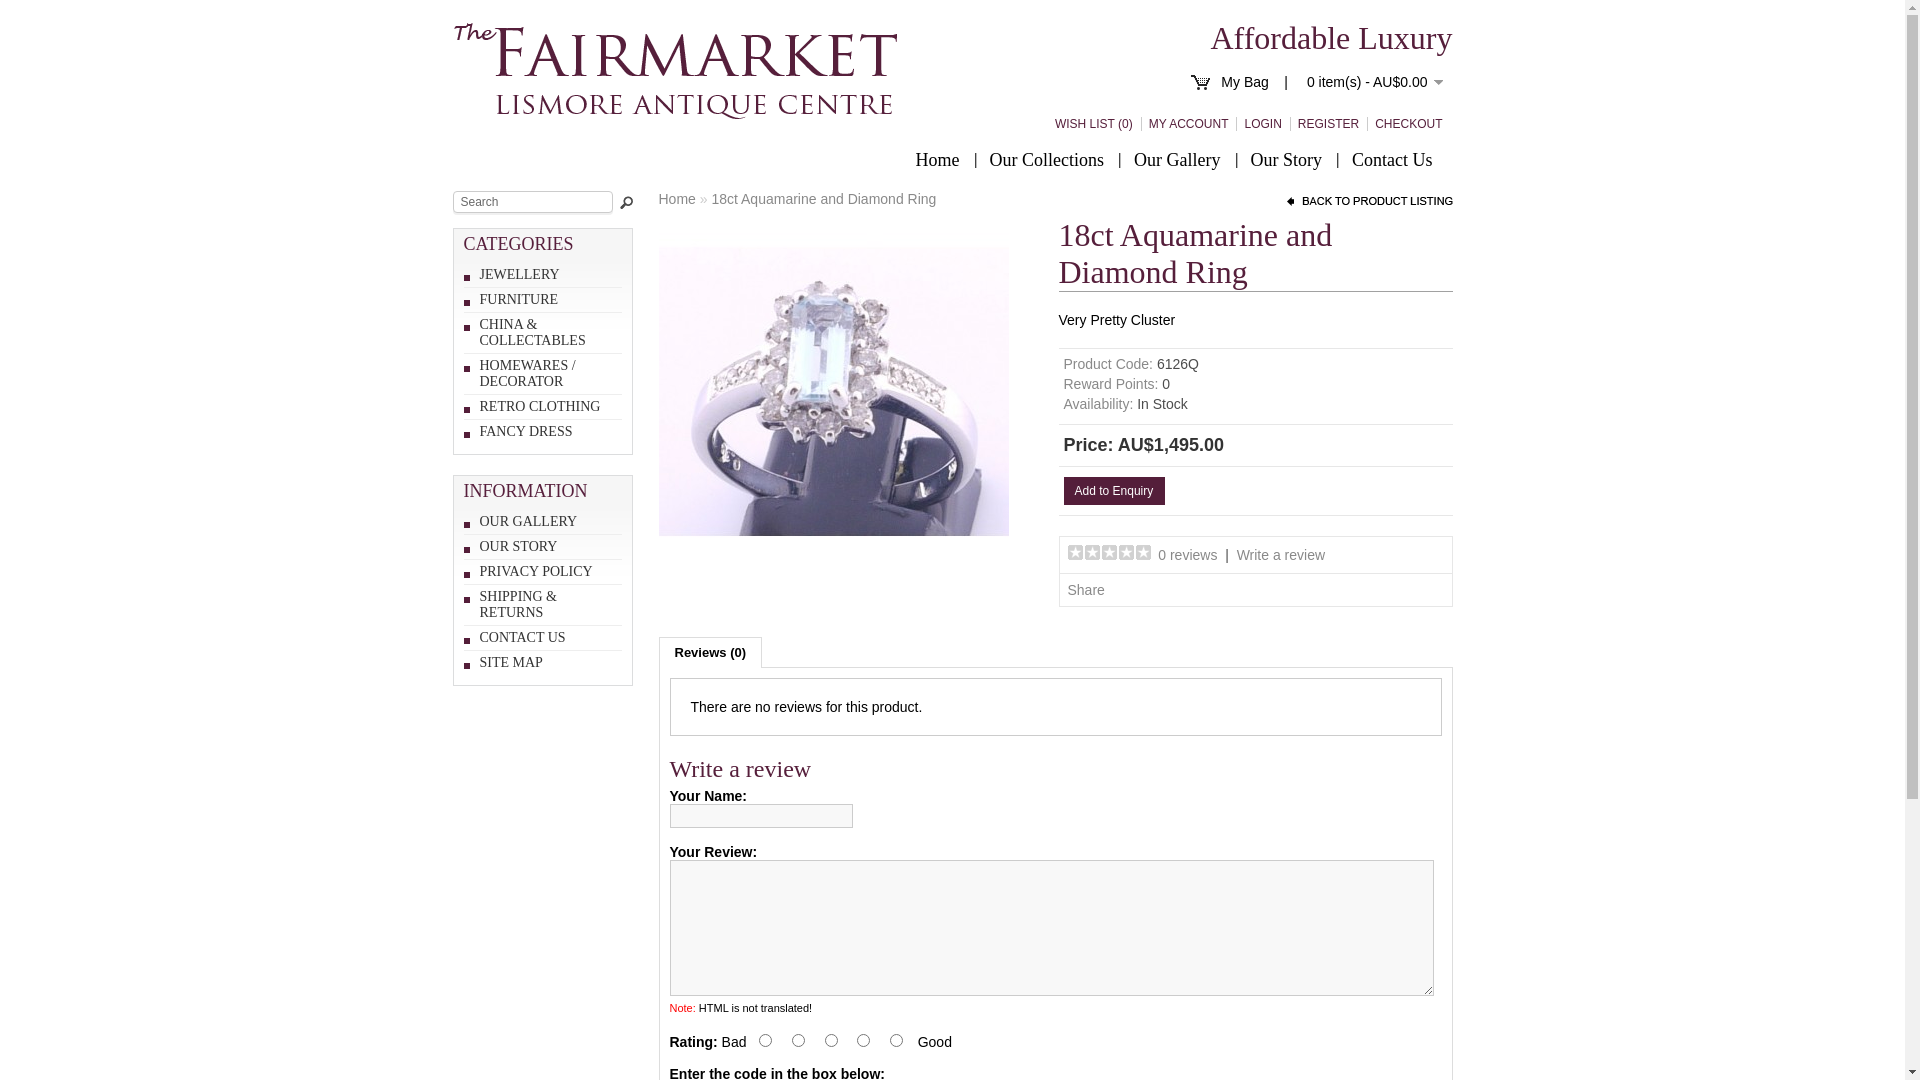 This screenshot has width=1920, height=1080. Describe the element at coordinates (1046, 158) in the screenshot. I see `'Our Collections'` at that location.